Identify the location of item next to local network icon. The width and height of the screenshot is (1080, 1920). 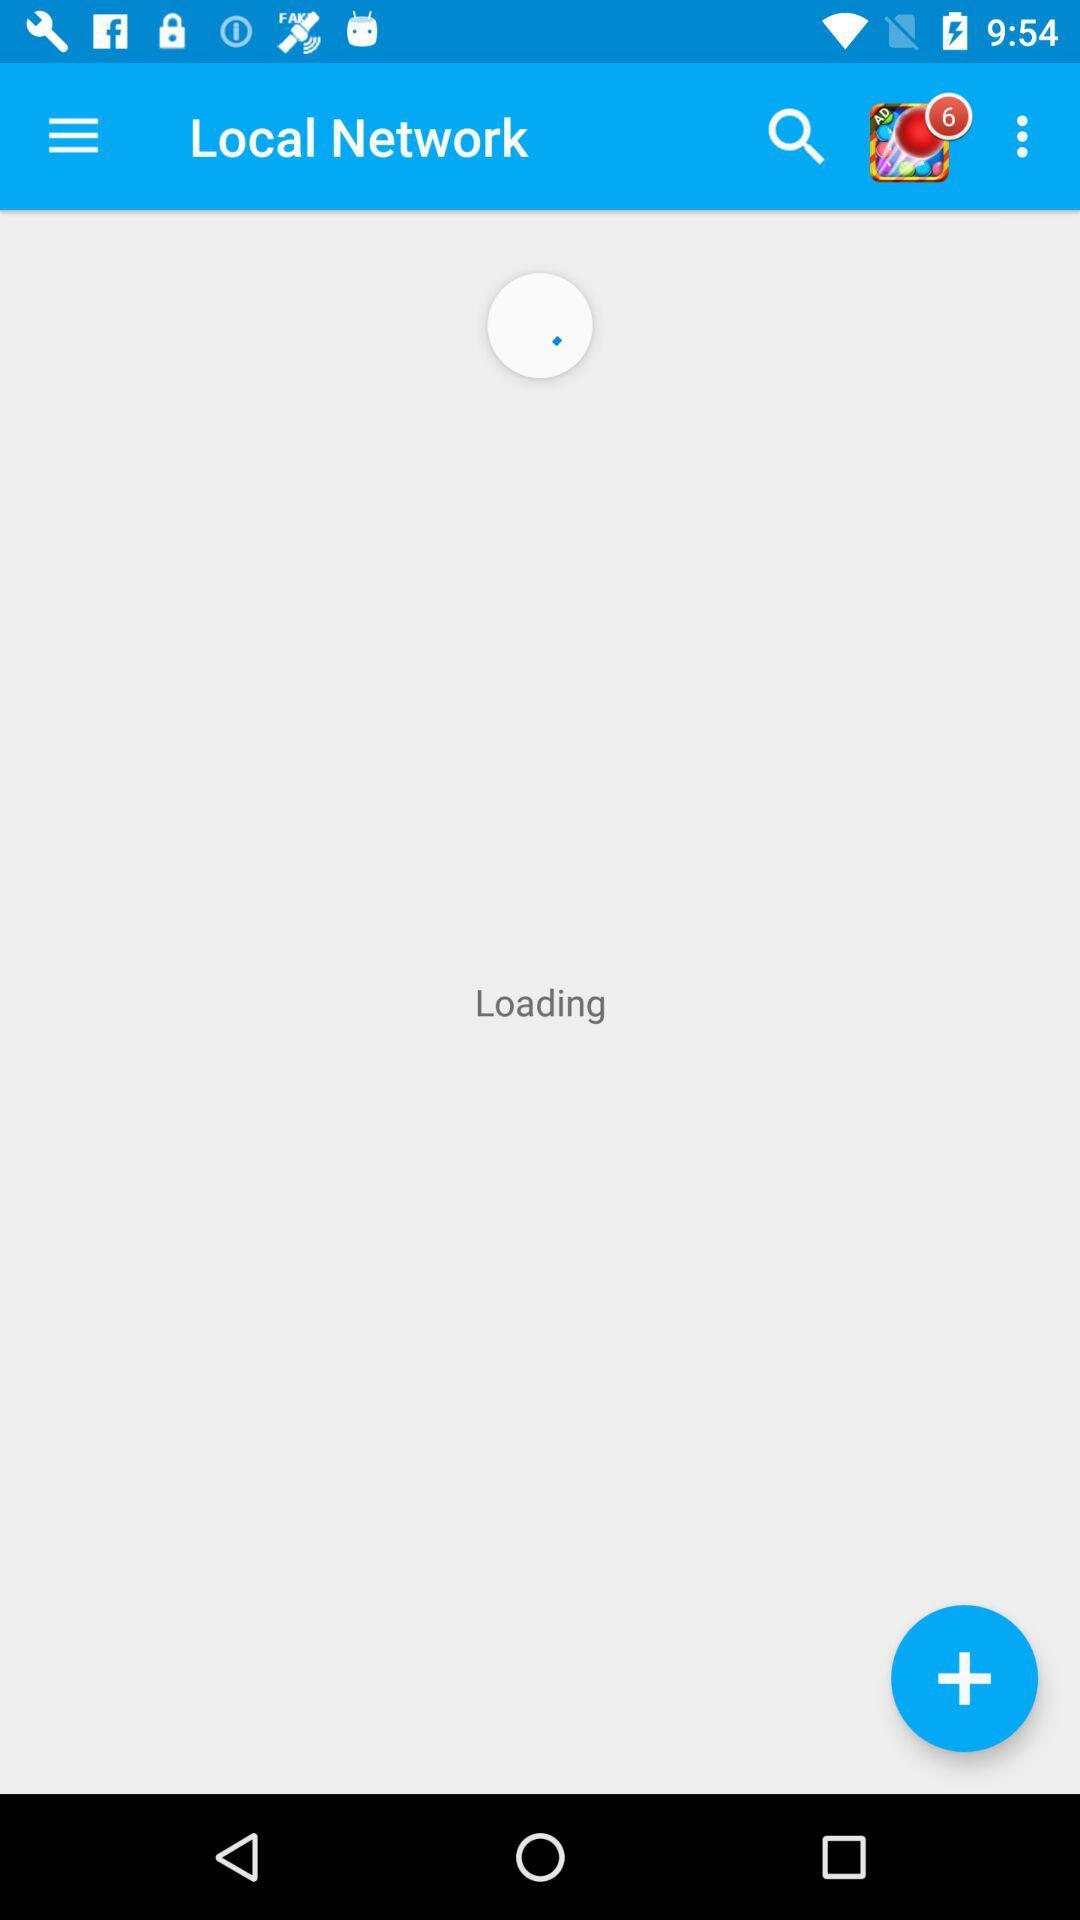
(795, 135).